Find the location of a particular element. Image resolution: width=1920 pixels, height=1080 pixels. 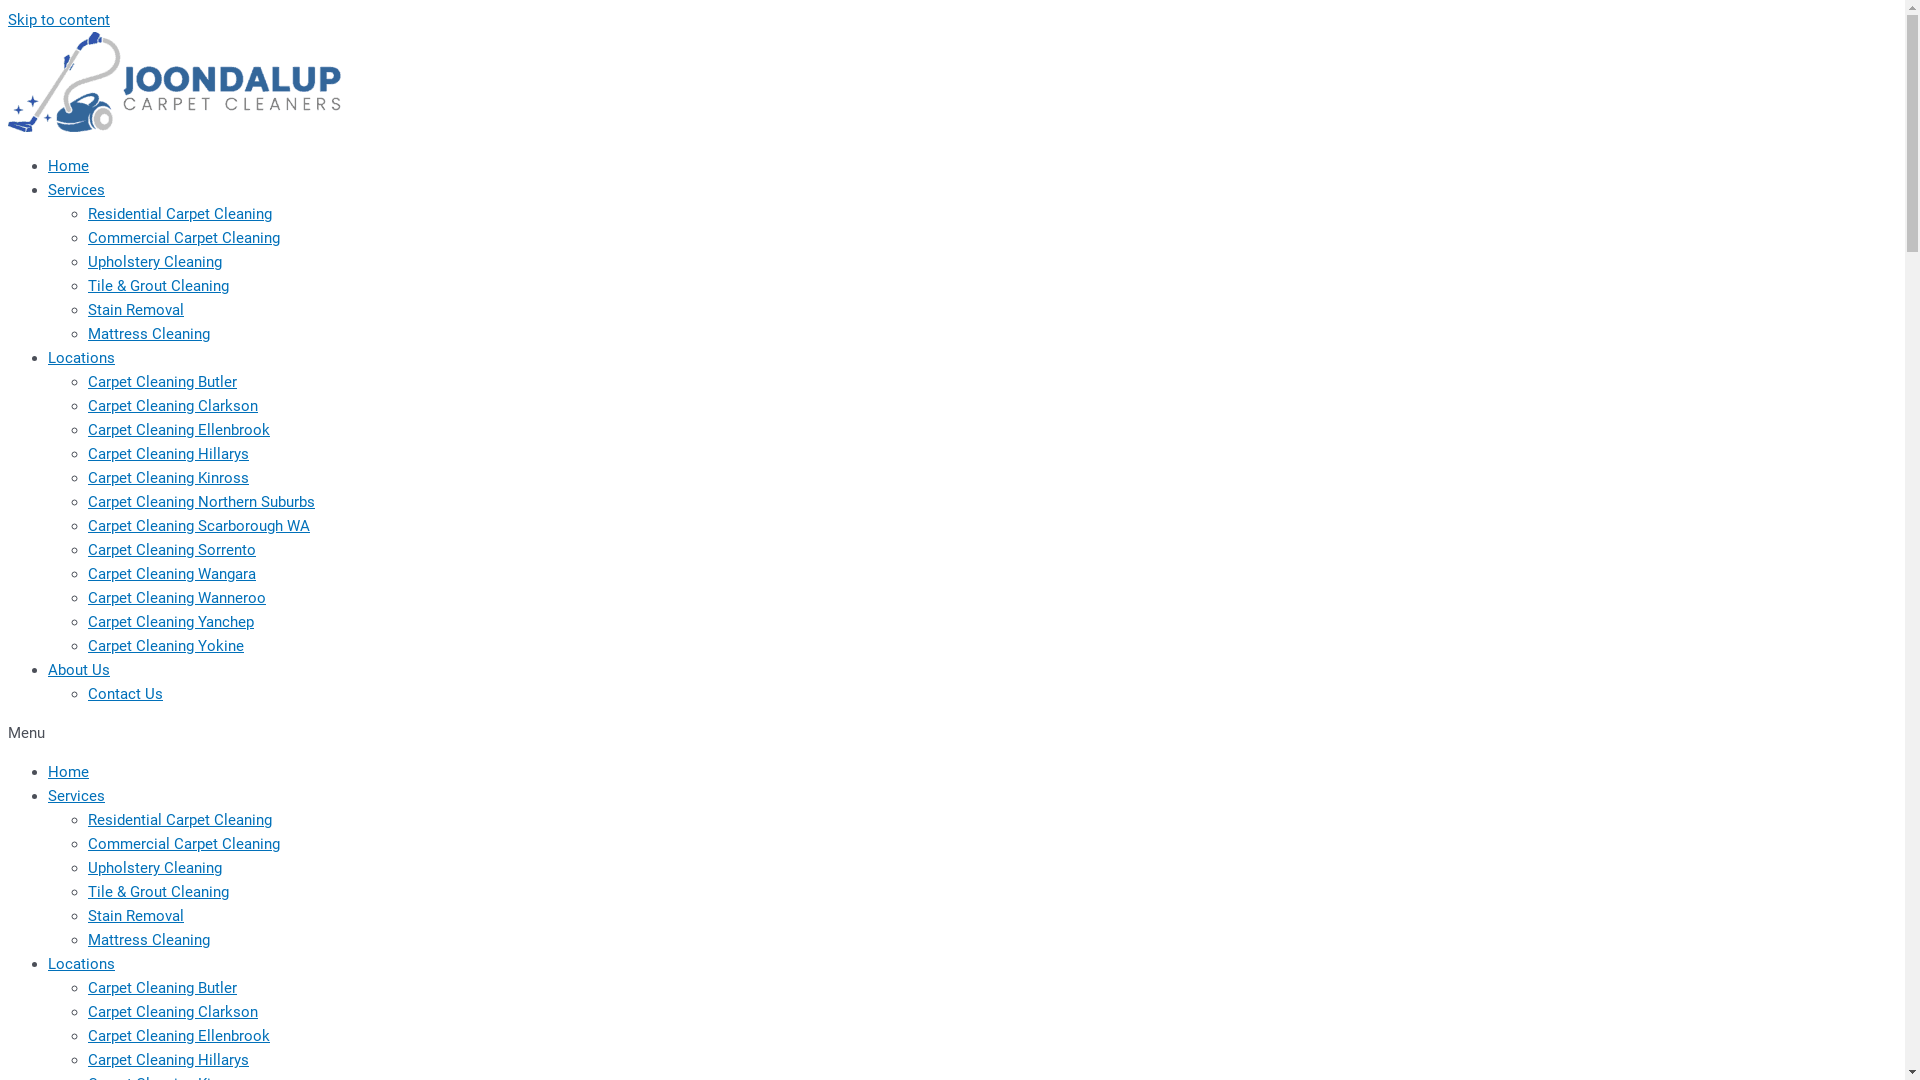

'Carpet Cleaning Kinross' is located at coordinates (168, 478).